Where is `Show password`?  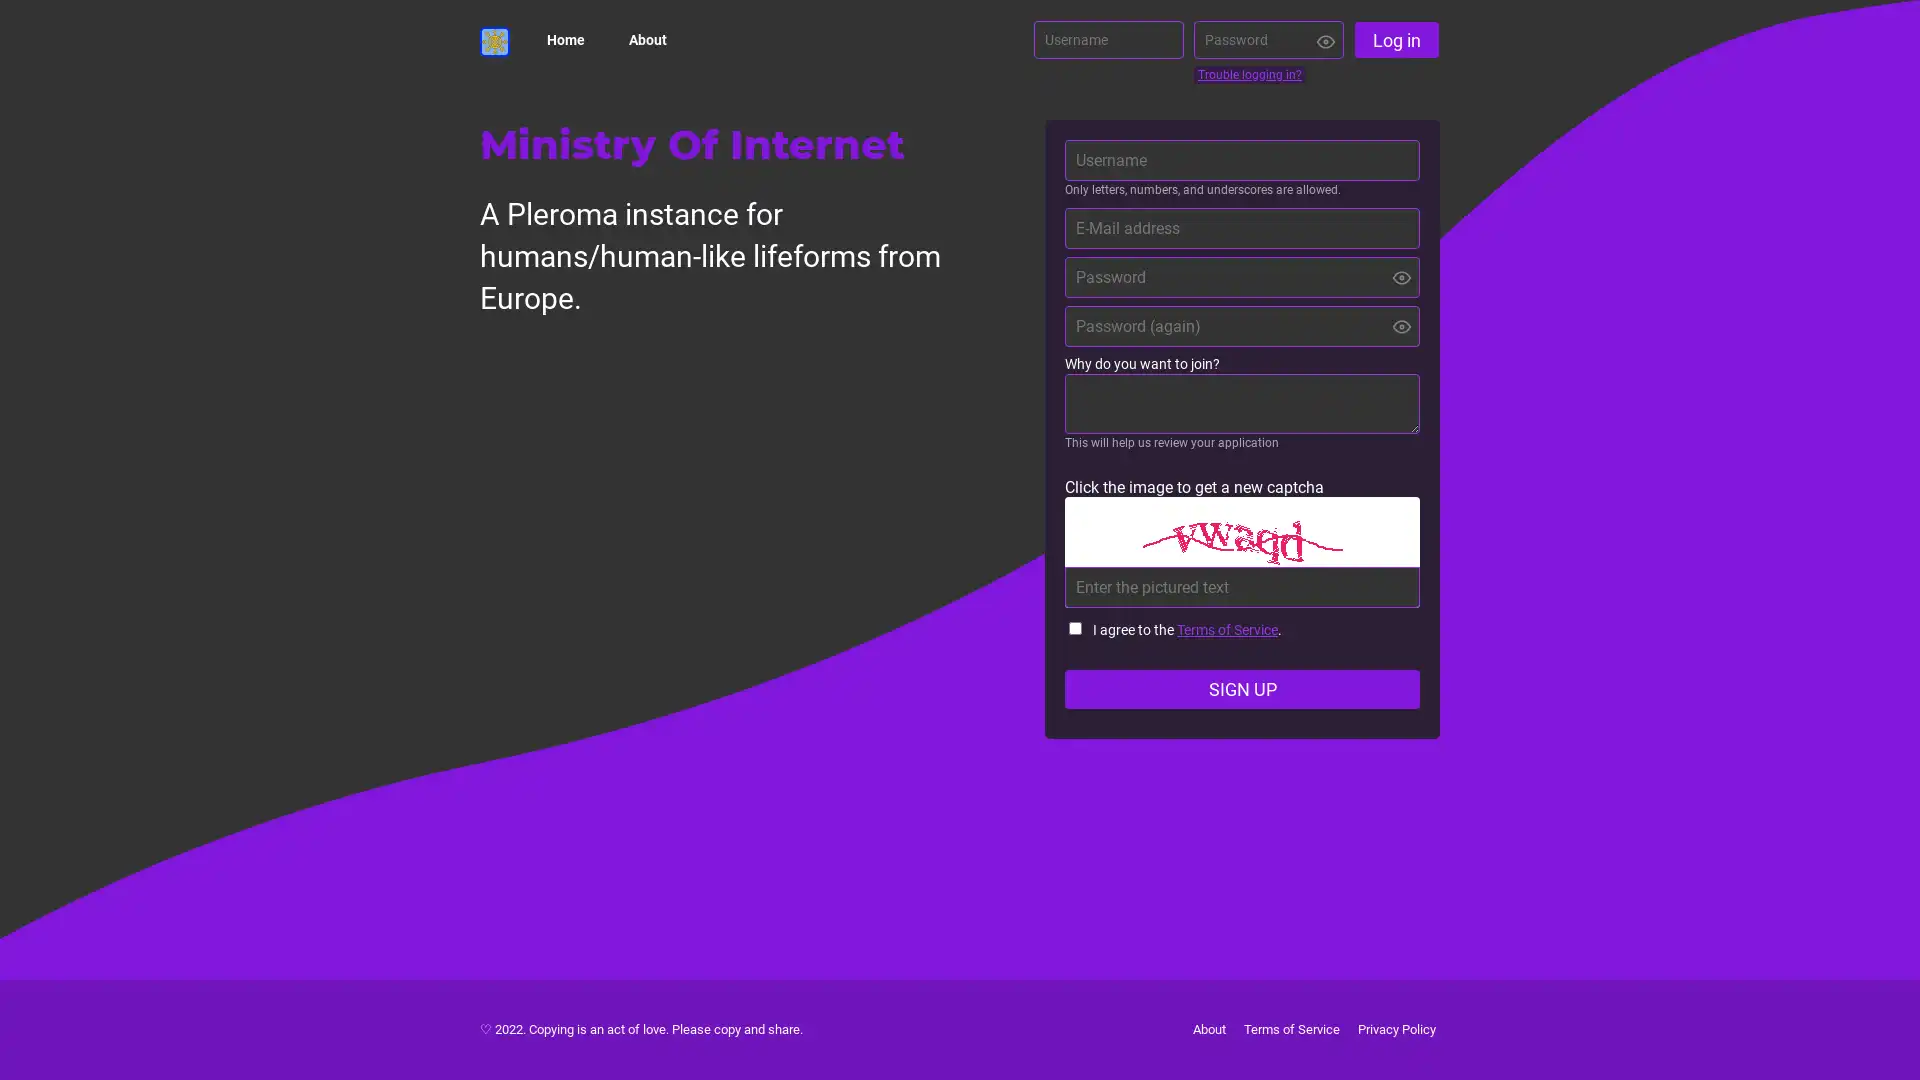
Show password is located at coordinates (1400, 325).